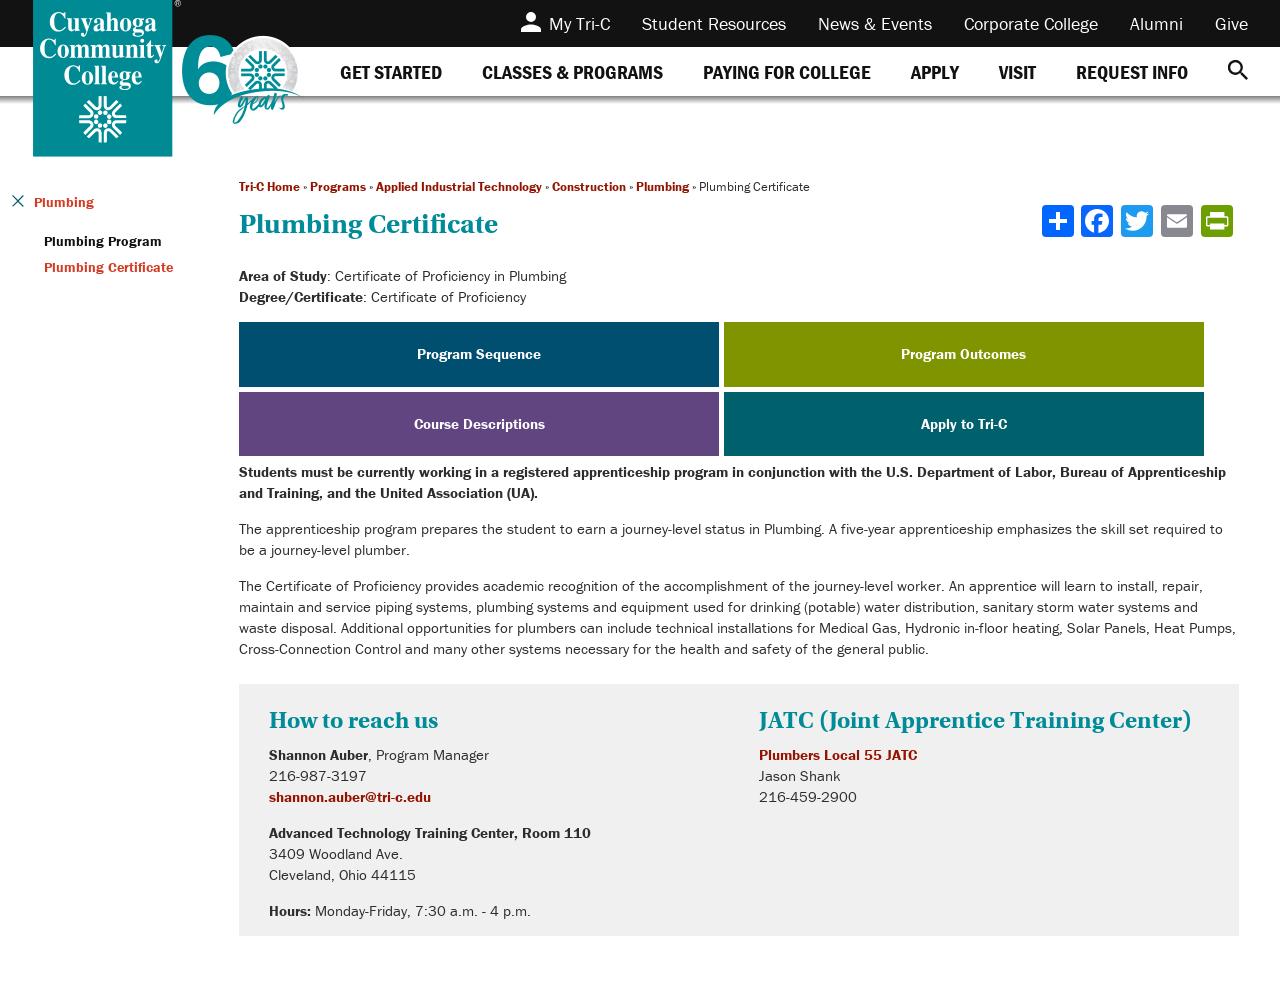  Describe the element at coordinates (316, 775) in the screenshot. I see `'216-987-3197'` at that location.